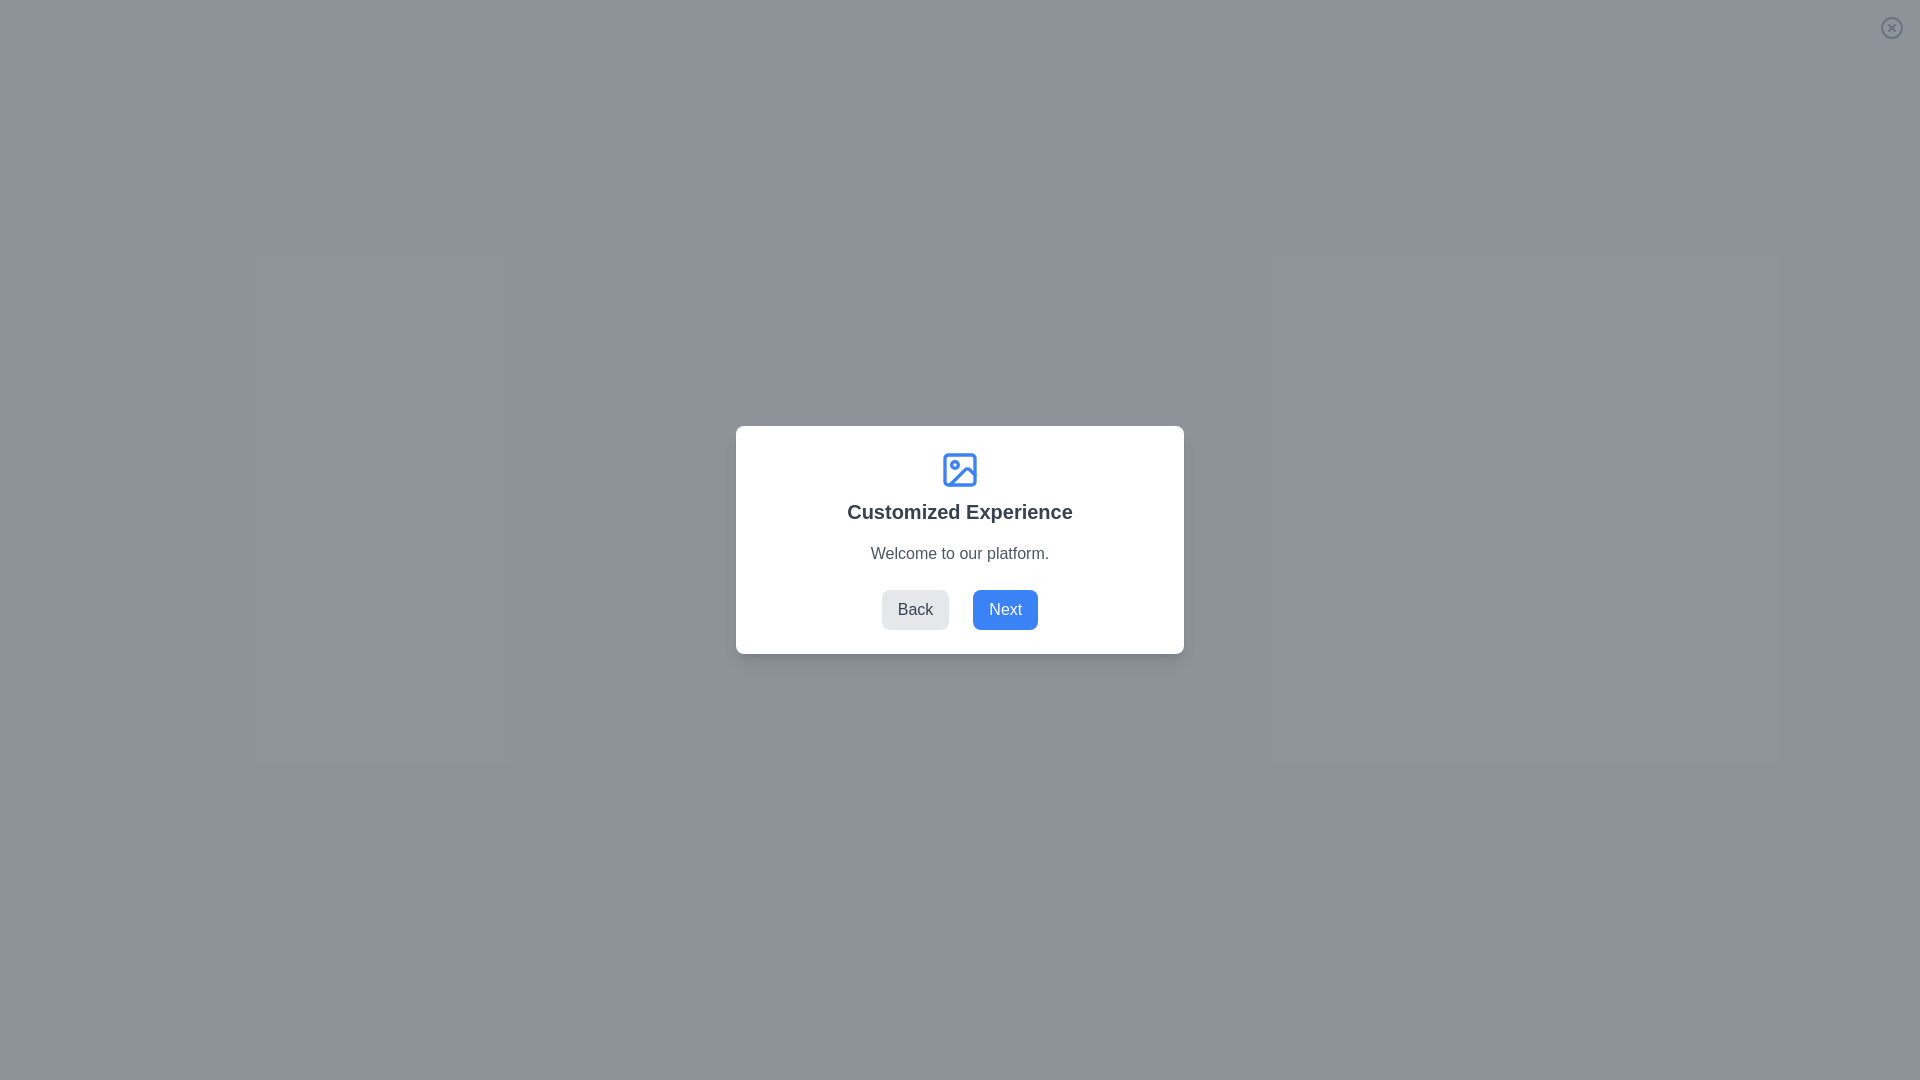  What do you see at coordinates (914, 608) in the screenshot?
I see `the 'Back' button to navigate to the previous informational message` at bounding box center [914, 608].